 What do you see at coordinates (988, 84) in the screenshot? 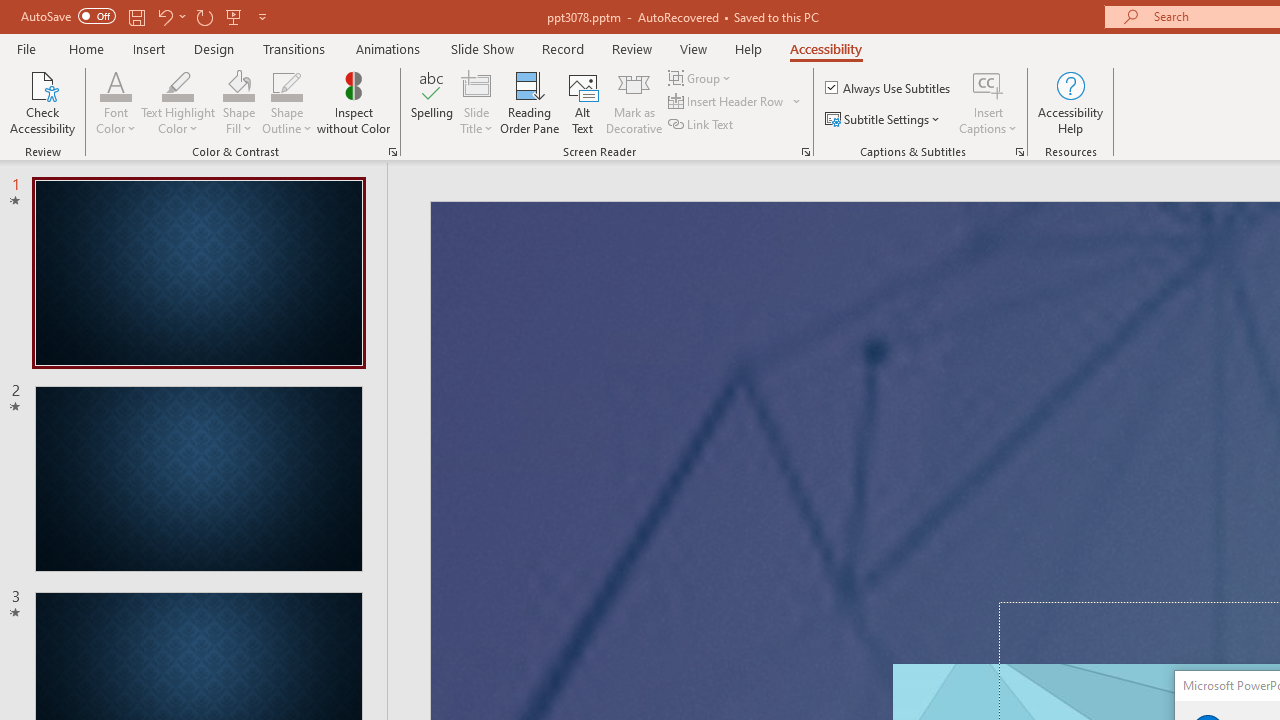
I see `'Insert Captions'` at bounding box center [988, 84].